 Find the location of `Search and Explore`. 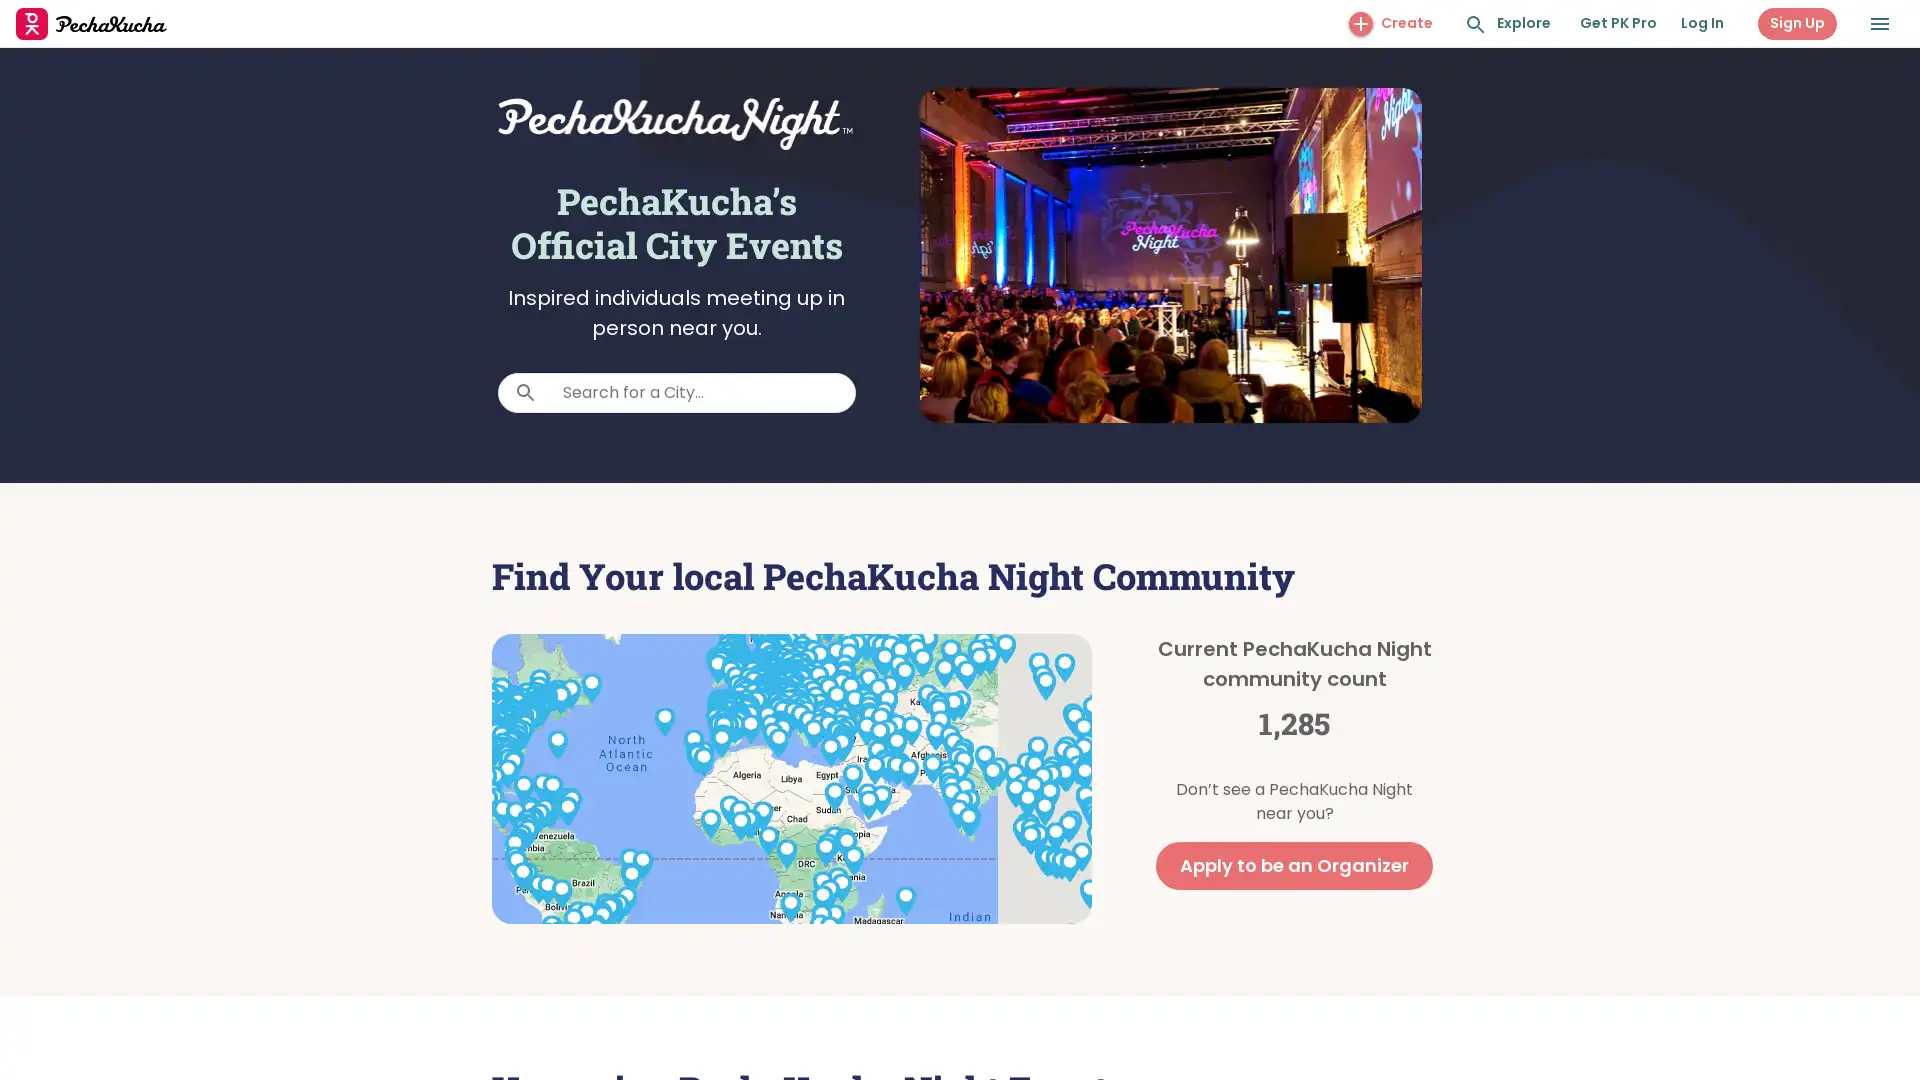

Search and Explore is located at coordinates (1476, 24).